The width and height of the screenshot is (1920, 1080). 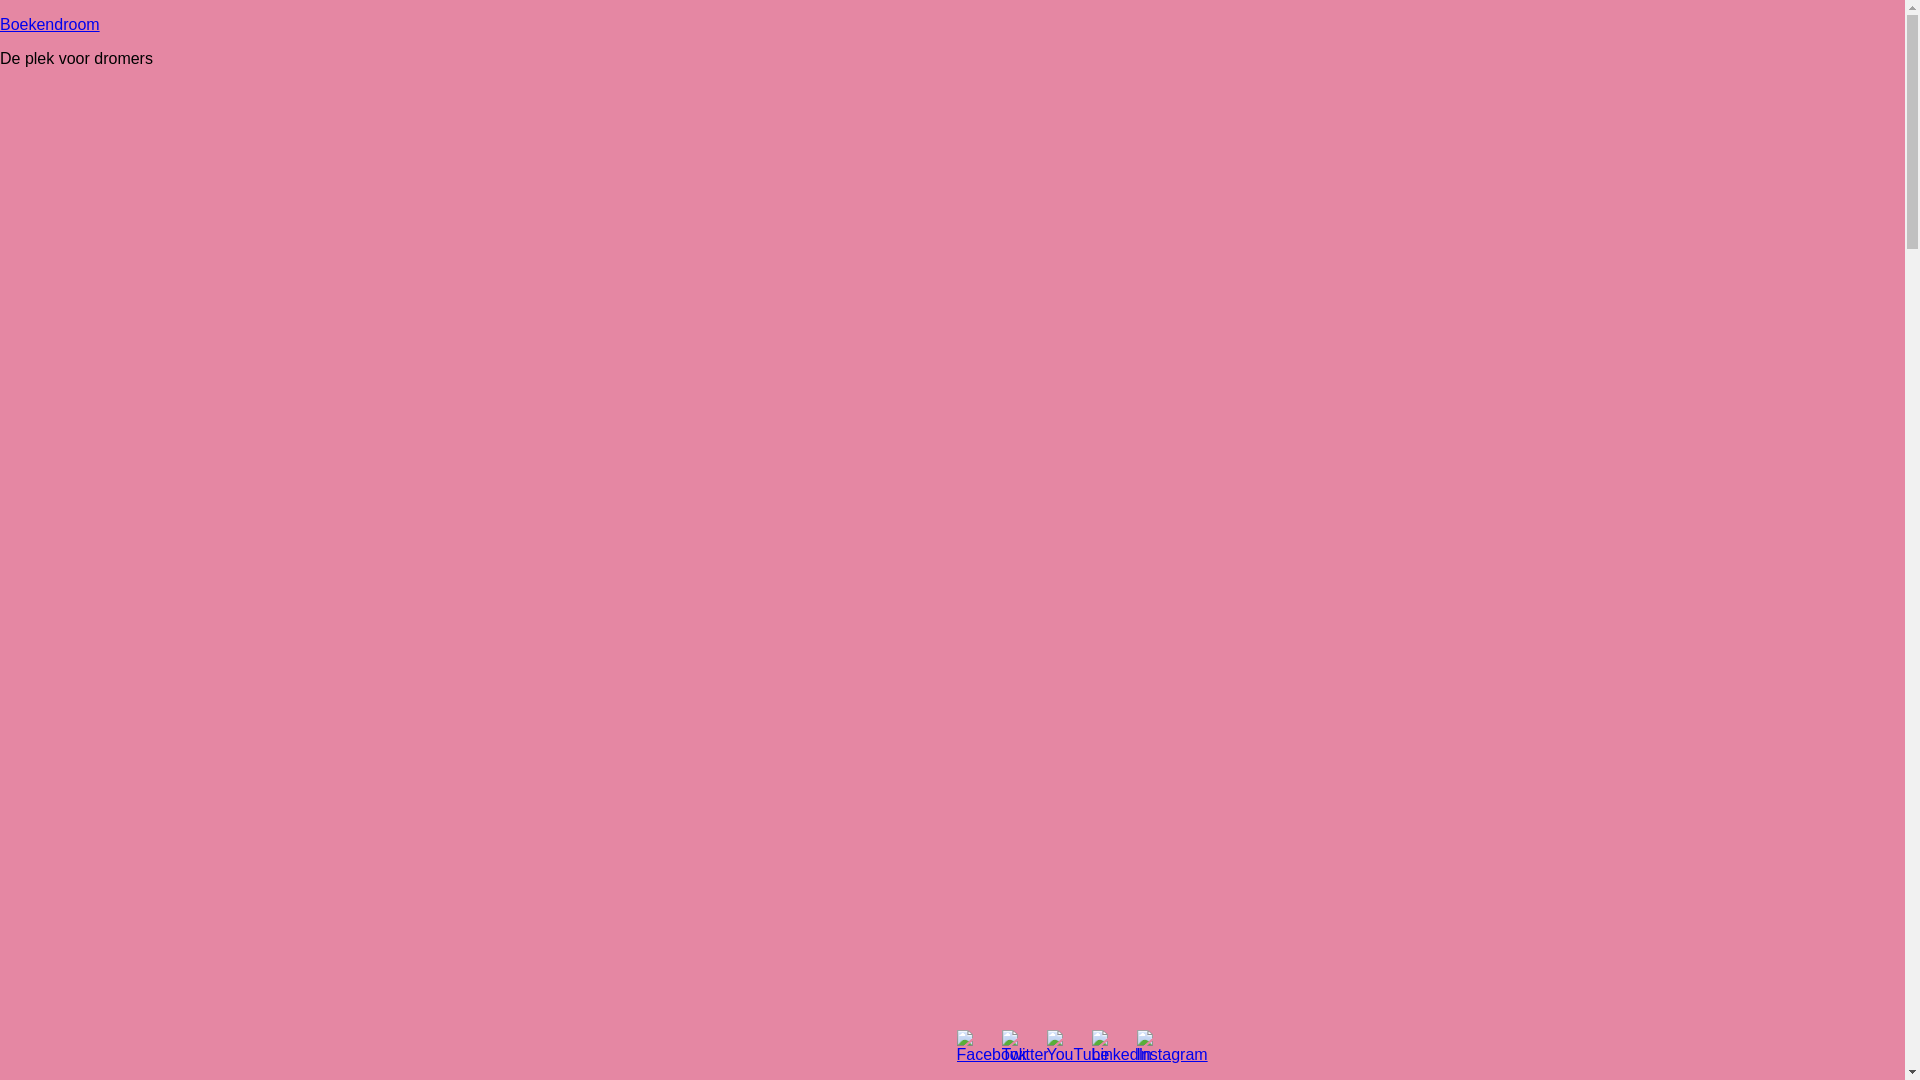 I want to click on 'YouTube', so click(x=1076, y=1045).